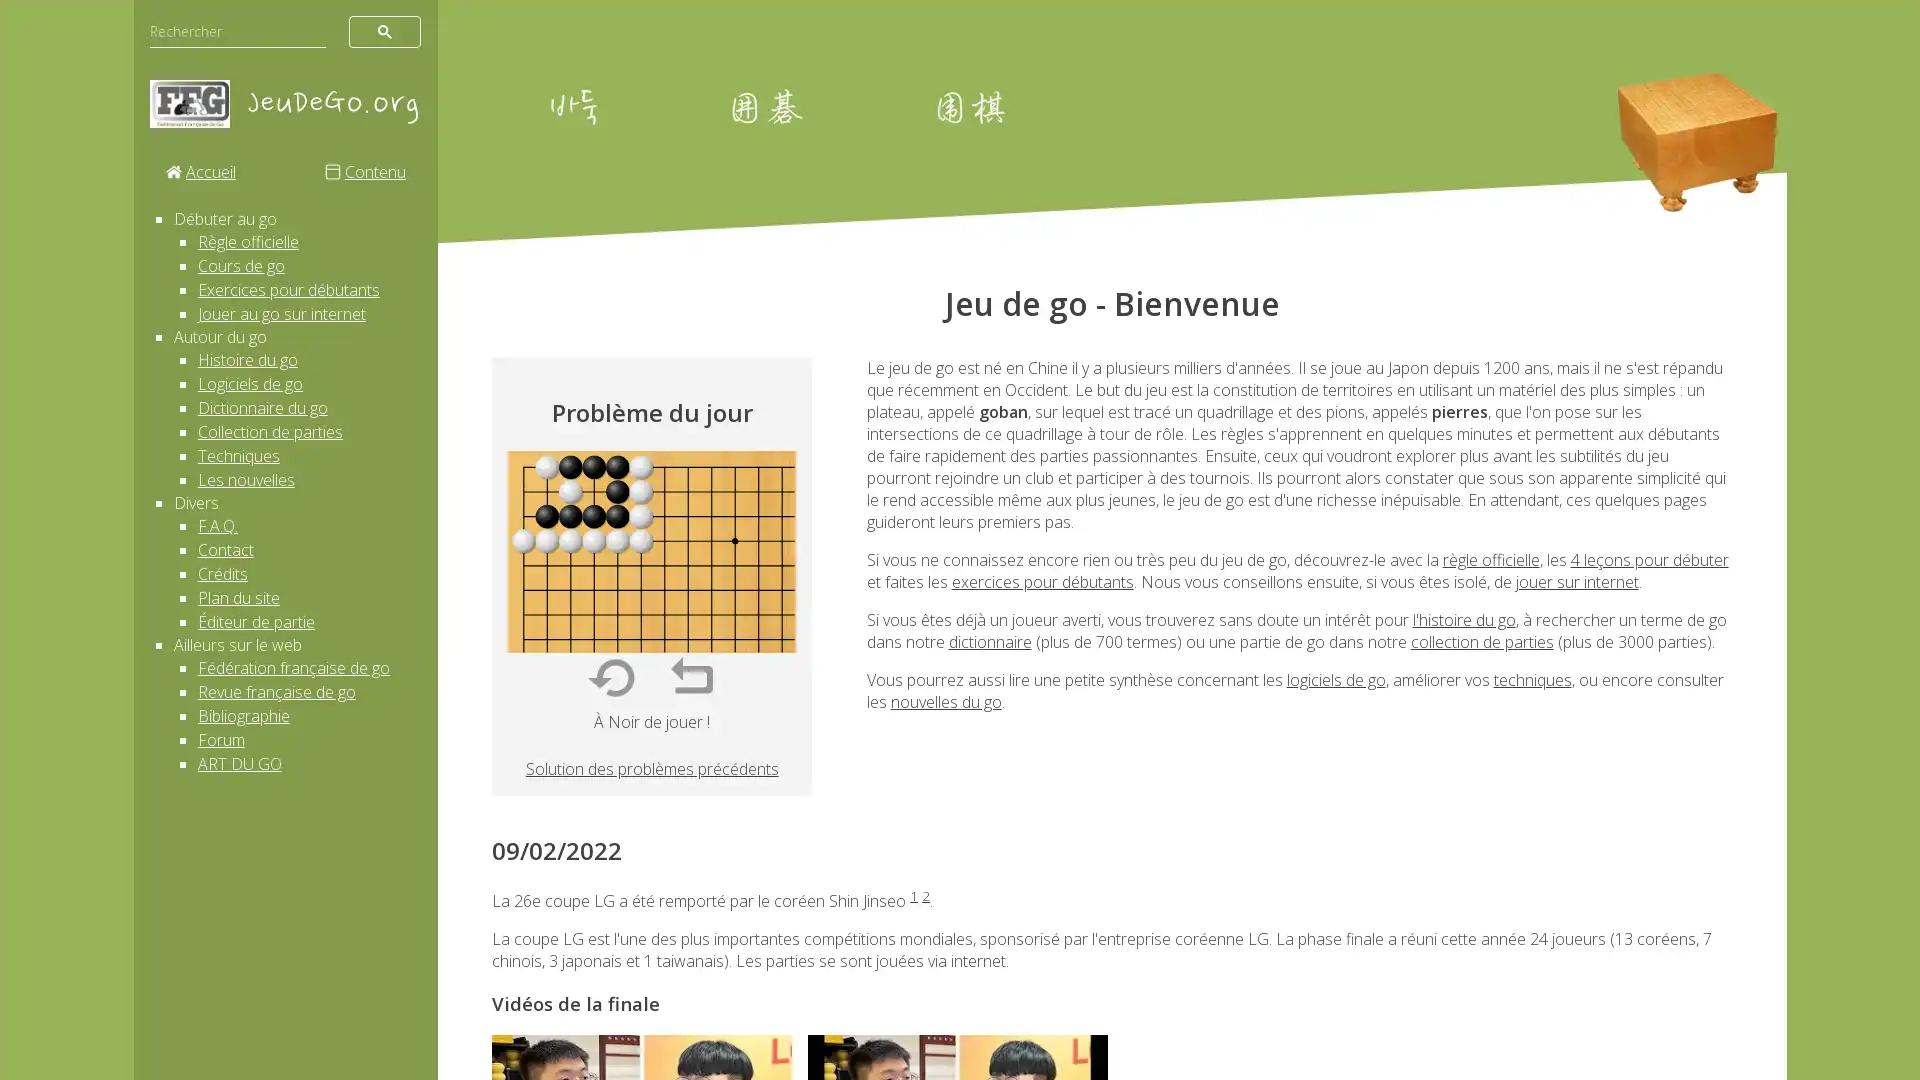 This screenshot has height=1080, width=1920. Describe the element at coordinates (384, 31) in the screenshot. I see `rechercher` at that location.